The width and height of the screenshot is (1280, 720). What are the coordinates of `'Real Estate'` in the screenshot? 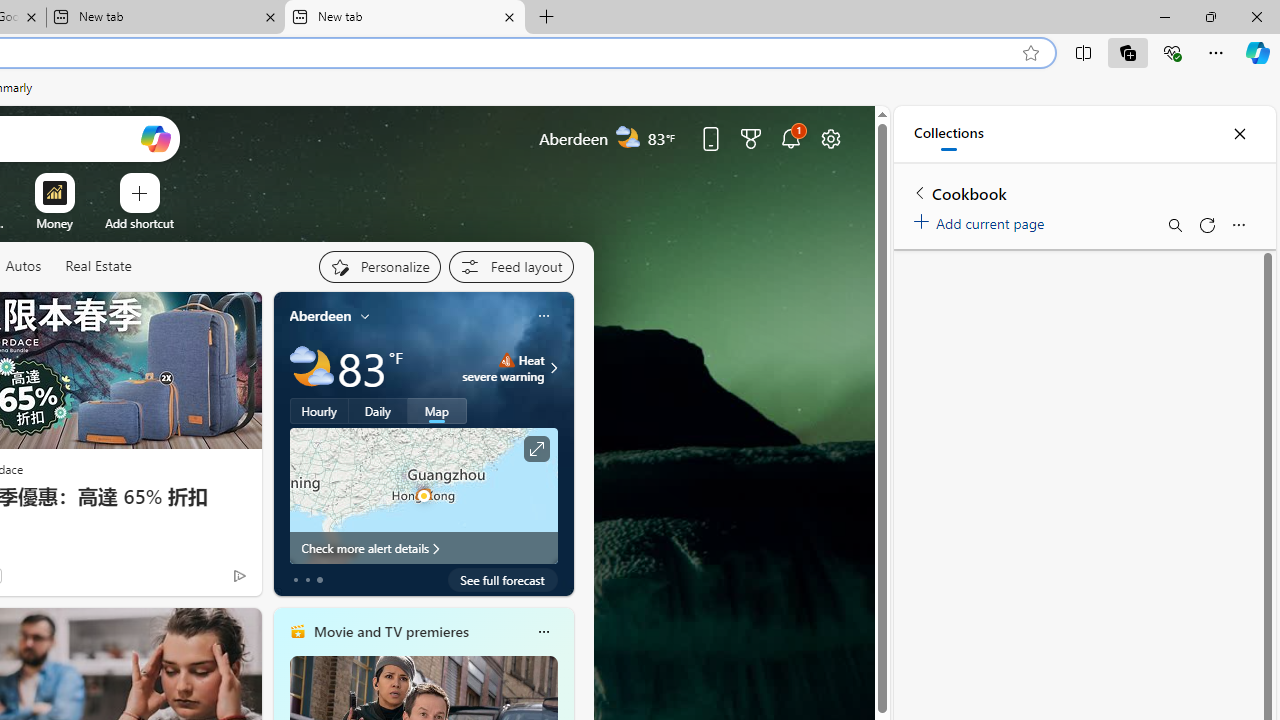 It's located at (97, 265).